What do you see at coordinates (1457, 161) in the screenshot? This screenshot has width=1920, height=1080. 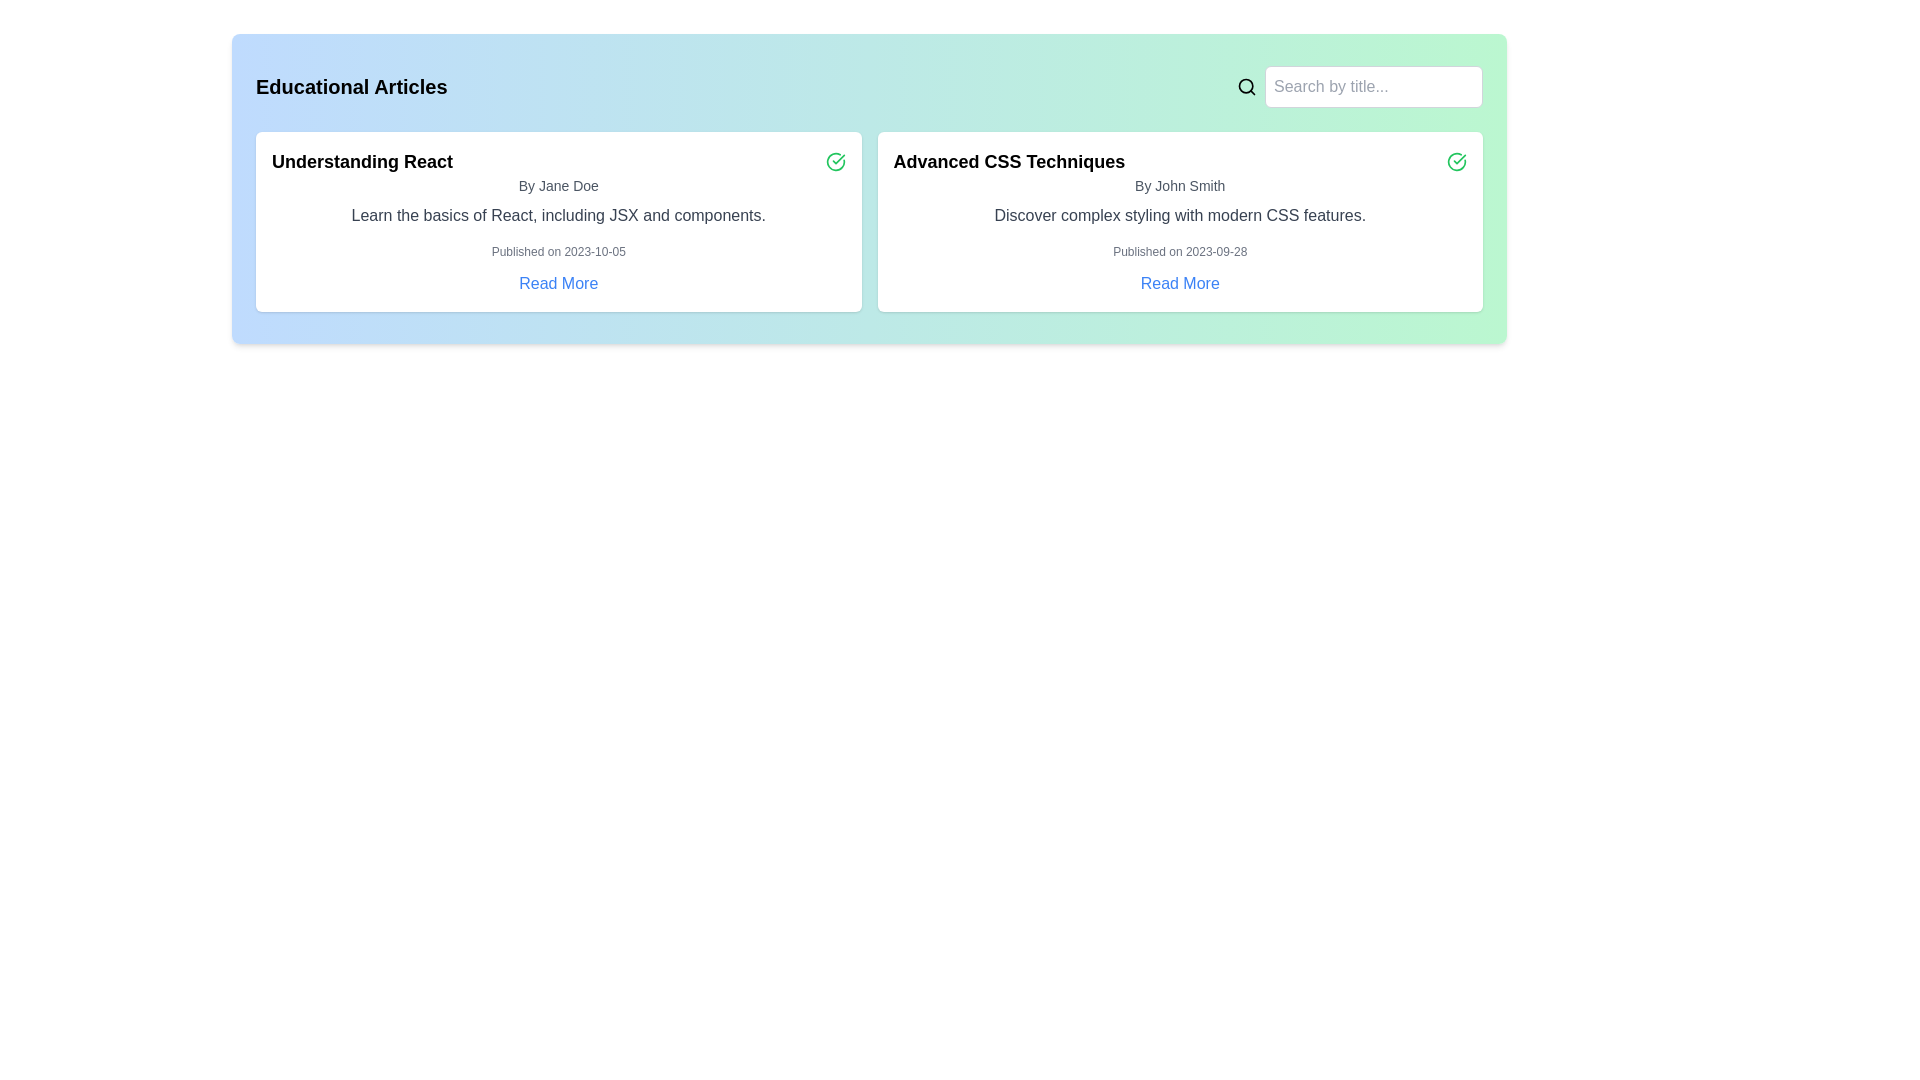 I see `the status indicator icon located at the top-right corner of the card titled 'Advanced CSS Techniques' to signify a positive confirmation related to the card's contents` at bounding box center [1457, 161].